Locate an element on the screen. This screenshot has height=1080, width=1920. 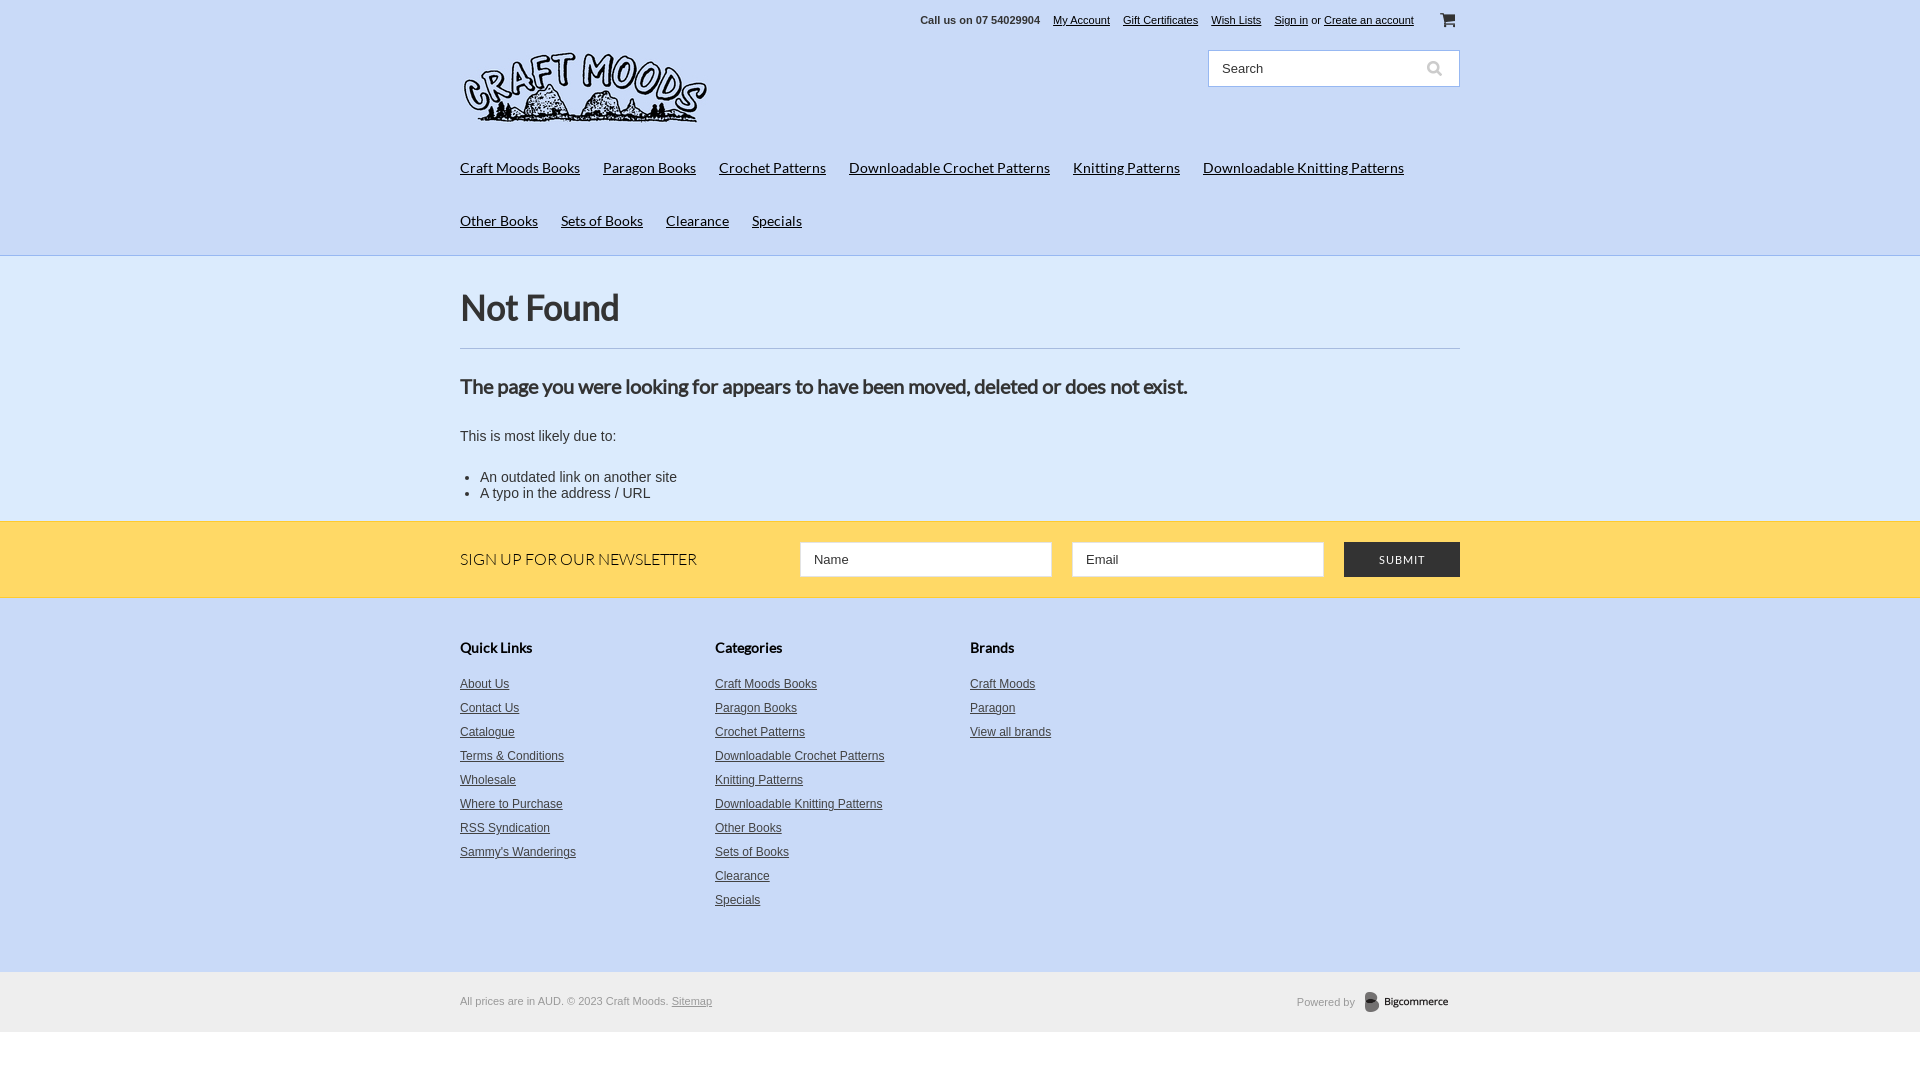
'RSS Syndication' is located at coordinates (576, 828).